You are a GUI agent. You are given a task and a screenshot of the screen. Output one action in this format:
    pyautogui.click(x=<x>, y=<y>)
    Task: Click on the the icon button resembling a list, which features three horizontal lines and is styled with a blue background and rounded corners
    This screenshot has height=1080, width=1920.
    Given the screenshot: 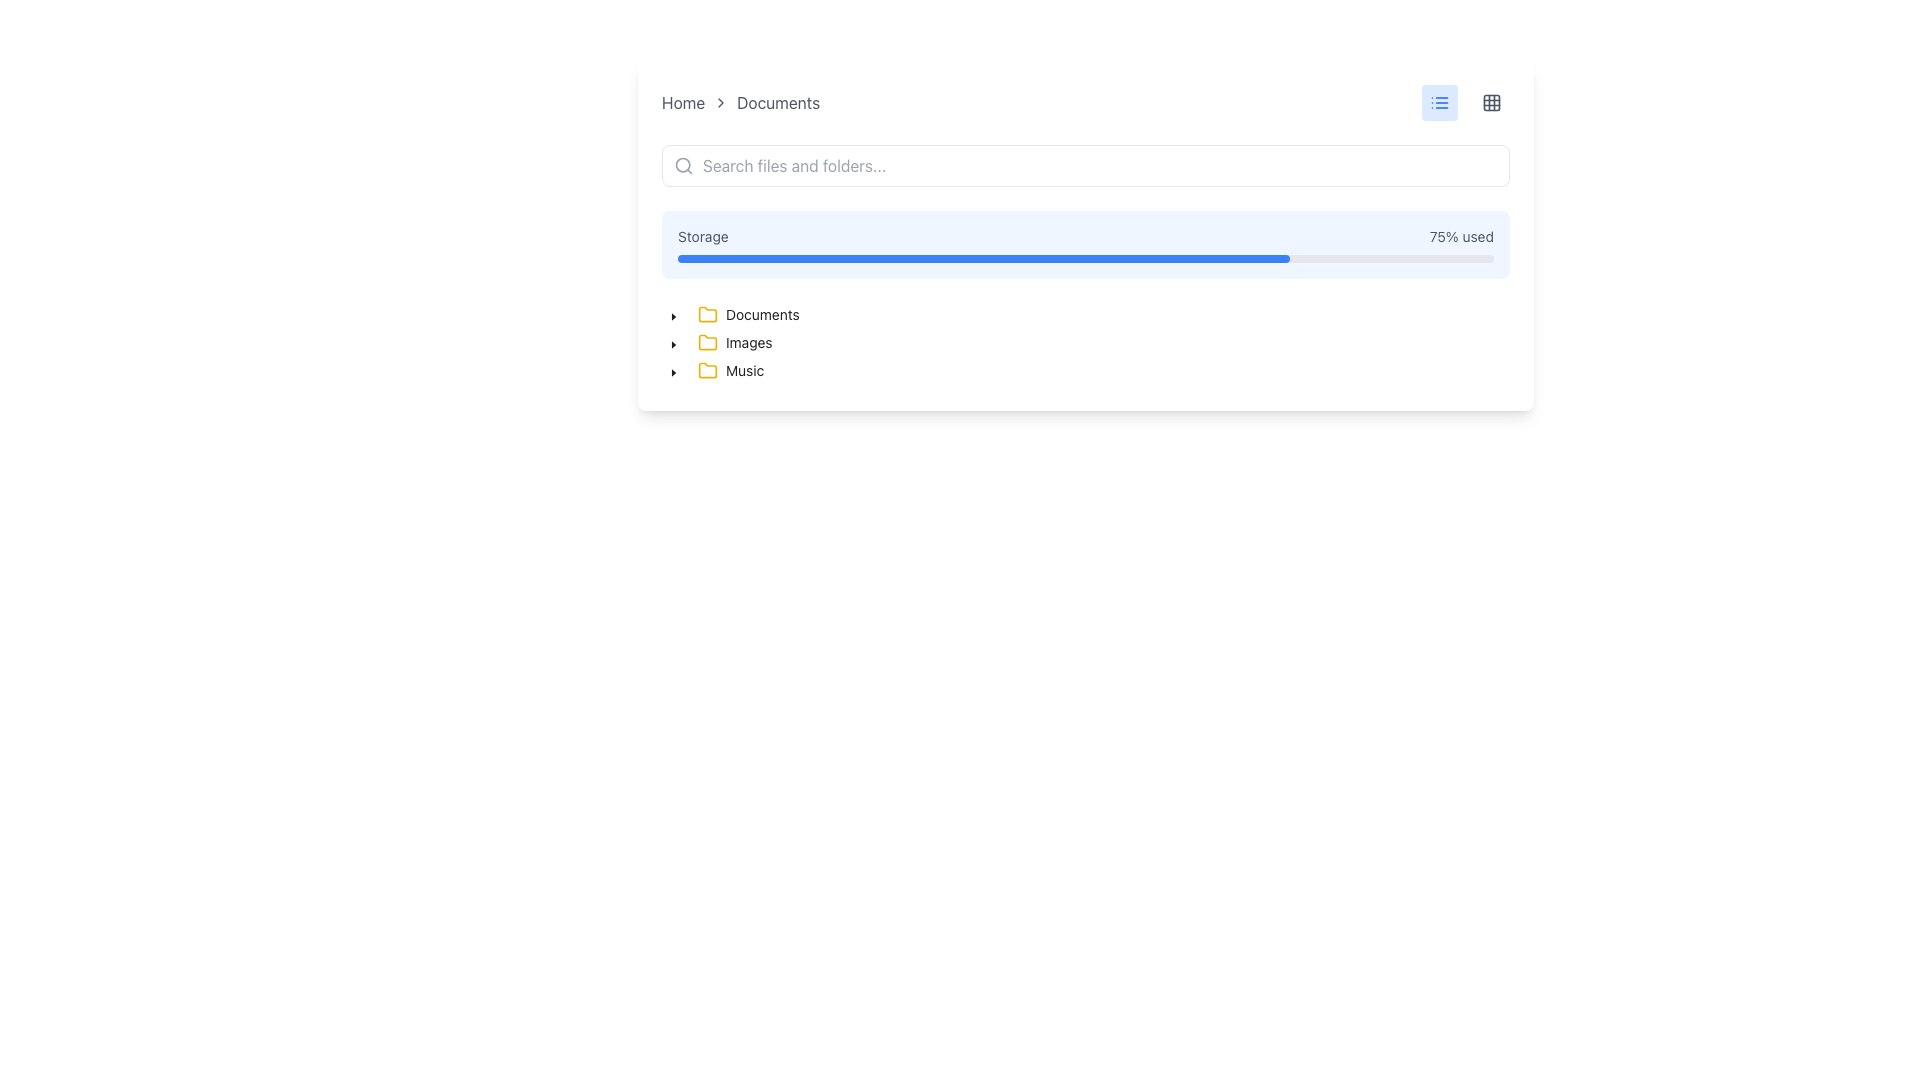 What is the action you would take?
    pyautogui.click(x=1440, y=103)
    